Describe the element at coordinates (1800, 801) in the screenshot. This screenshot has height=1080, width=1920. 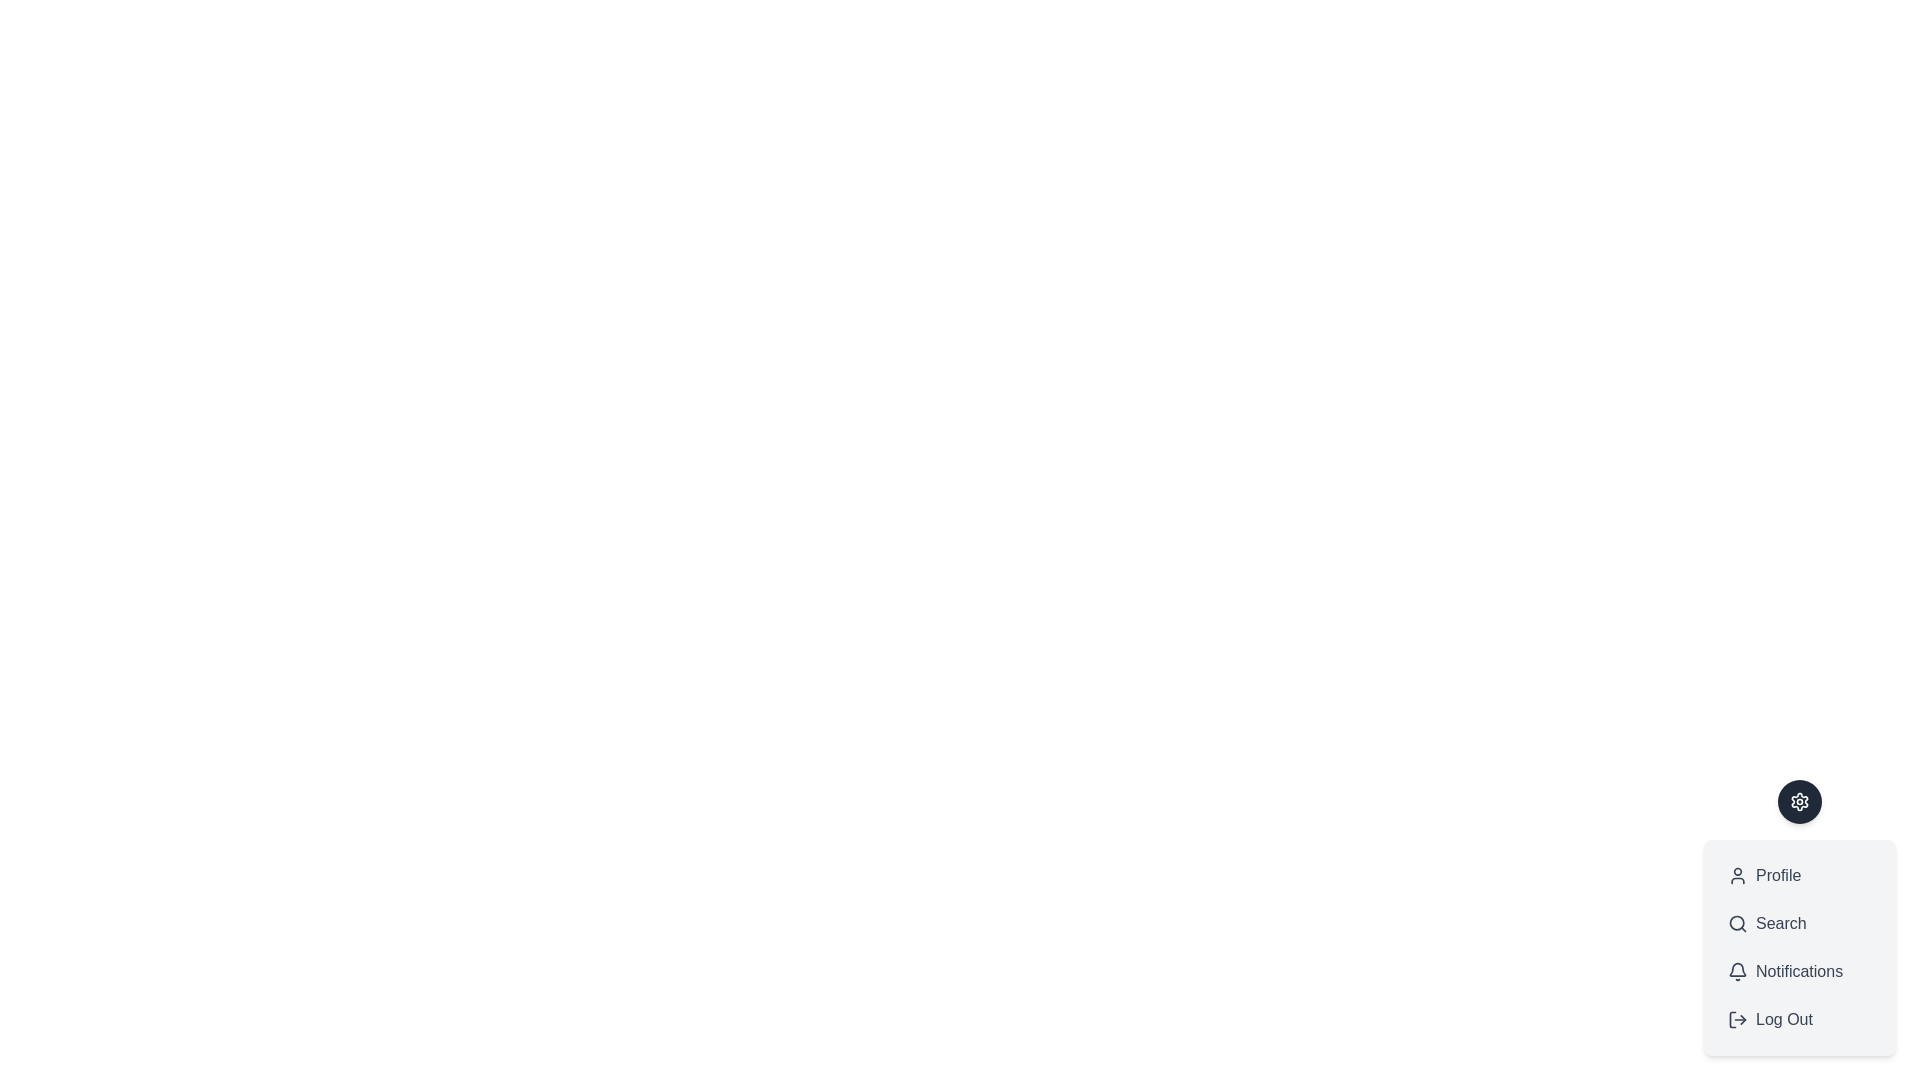
I see `the gear-shaped icon representing settings, located in the bottom-right corner of the interface` at that location.